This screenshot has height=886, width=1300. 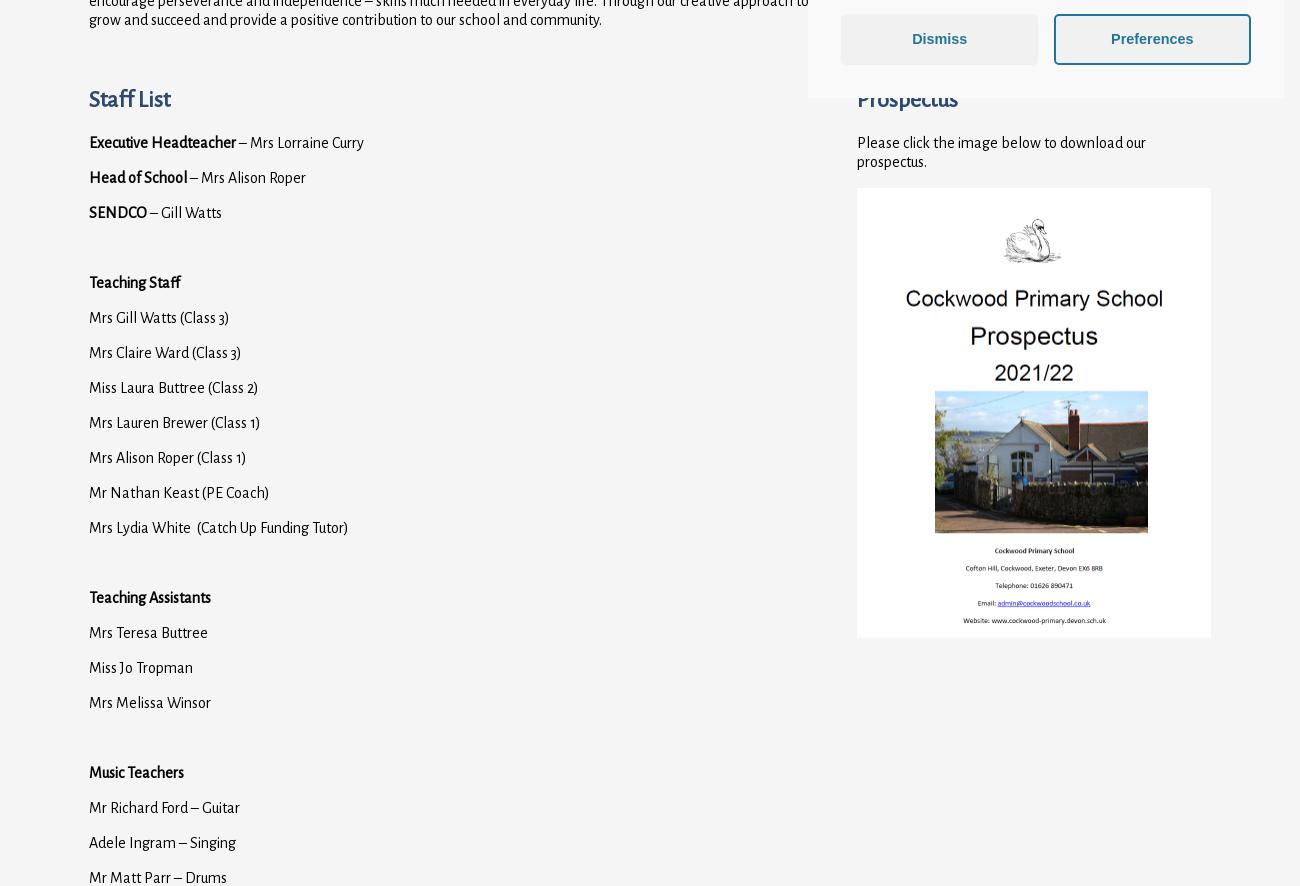 I want to click on 'Staff List', so click(x=128, y=98).